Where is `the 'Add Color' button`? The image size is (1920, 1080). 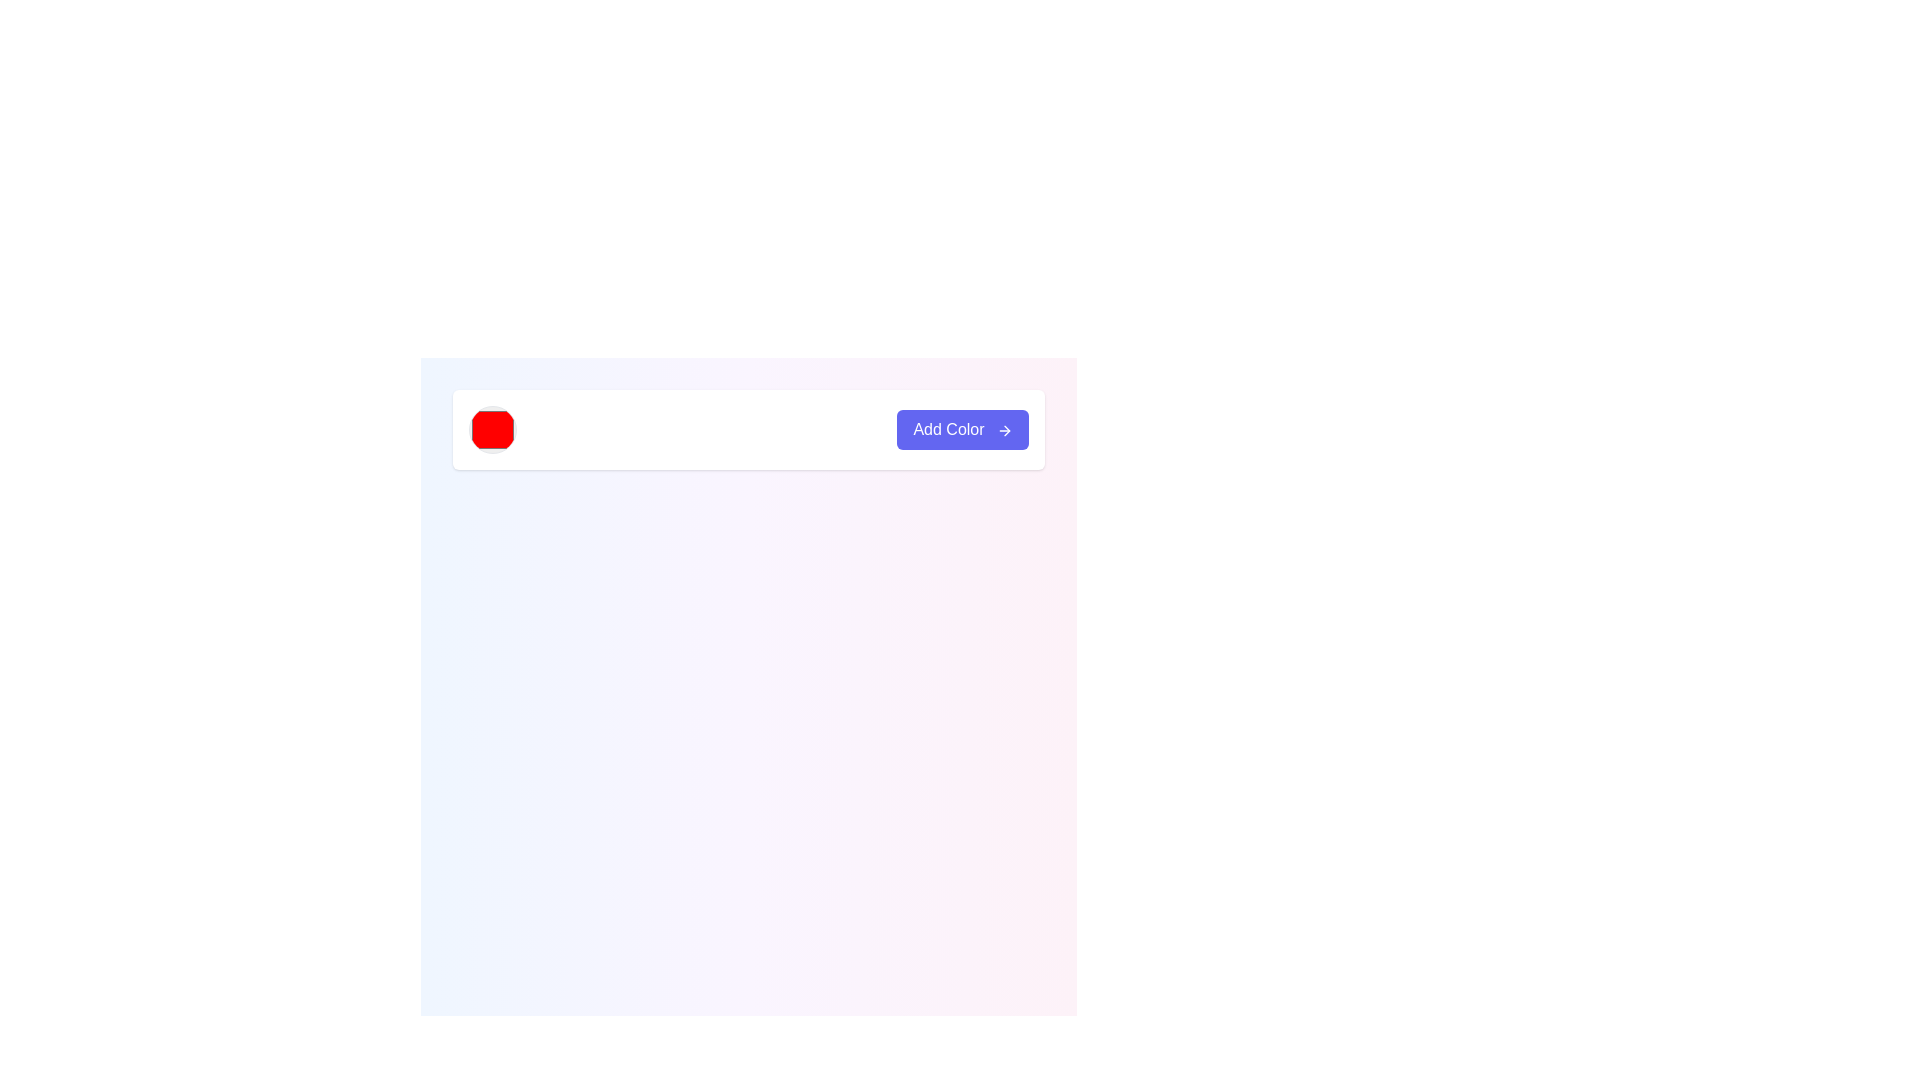
the 'Add Color' button is located at coordinates (963, 428).